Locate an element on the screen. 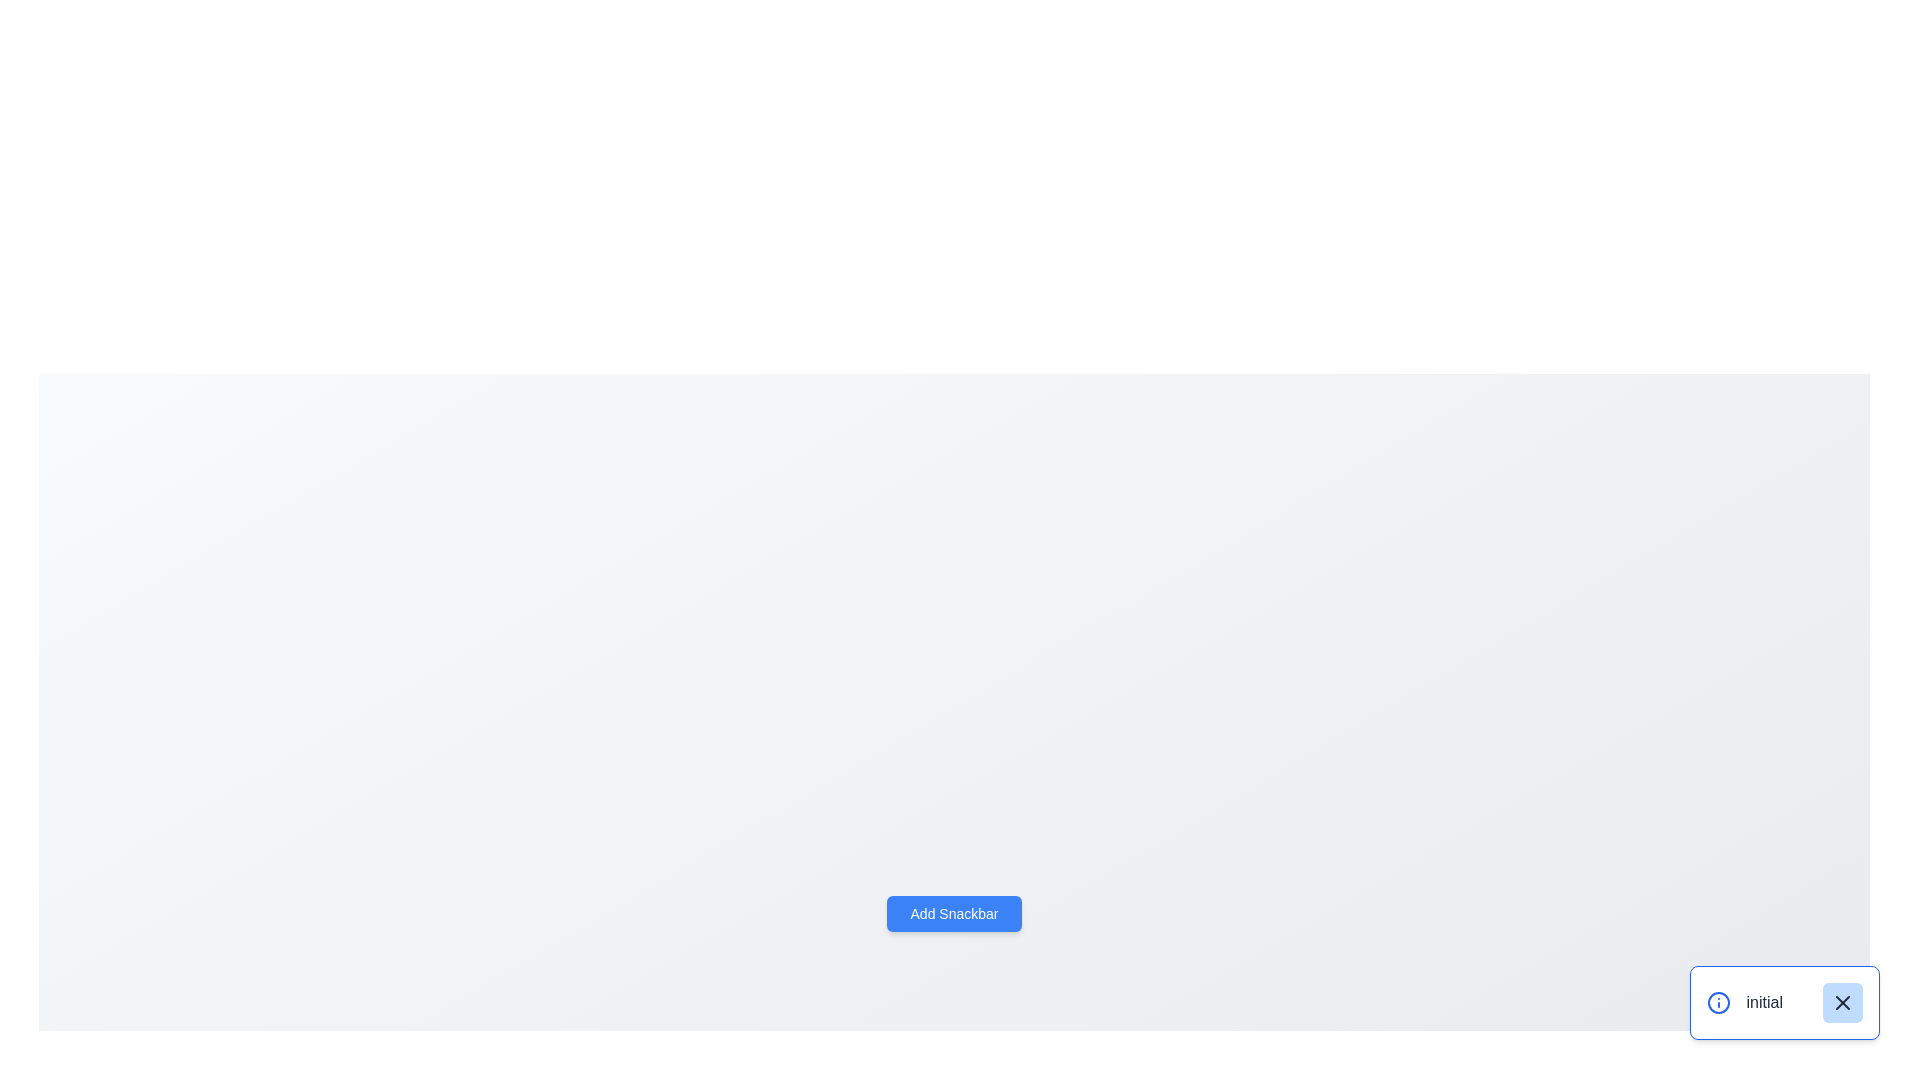 This screenshot has width=1920, height=1080. the circular blue outlined icon with a central dot, which serves as a notification indicator is located at coordinates (1717, 1002).